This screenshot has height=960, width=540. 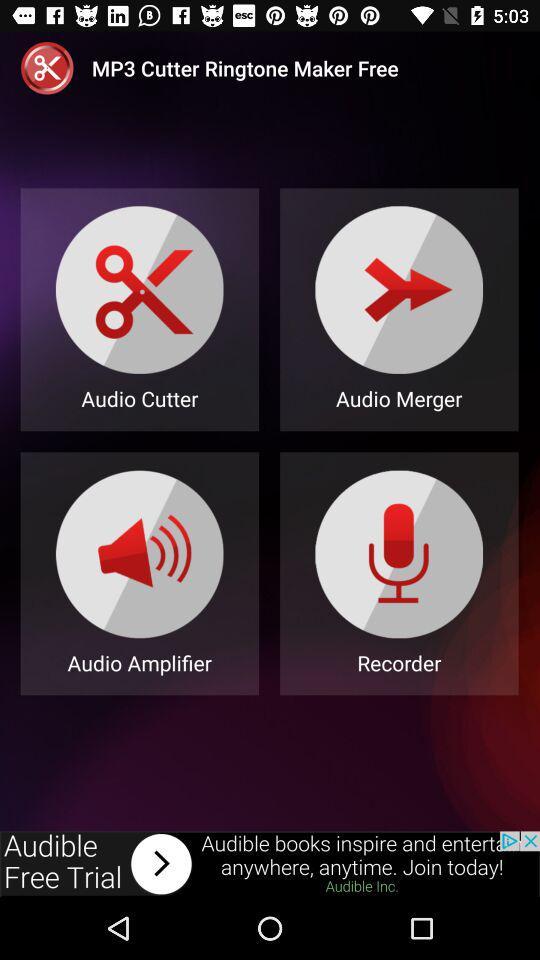 I want to click on advertisement bar, so click(x=270, y=863).